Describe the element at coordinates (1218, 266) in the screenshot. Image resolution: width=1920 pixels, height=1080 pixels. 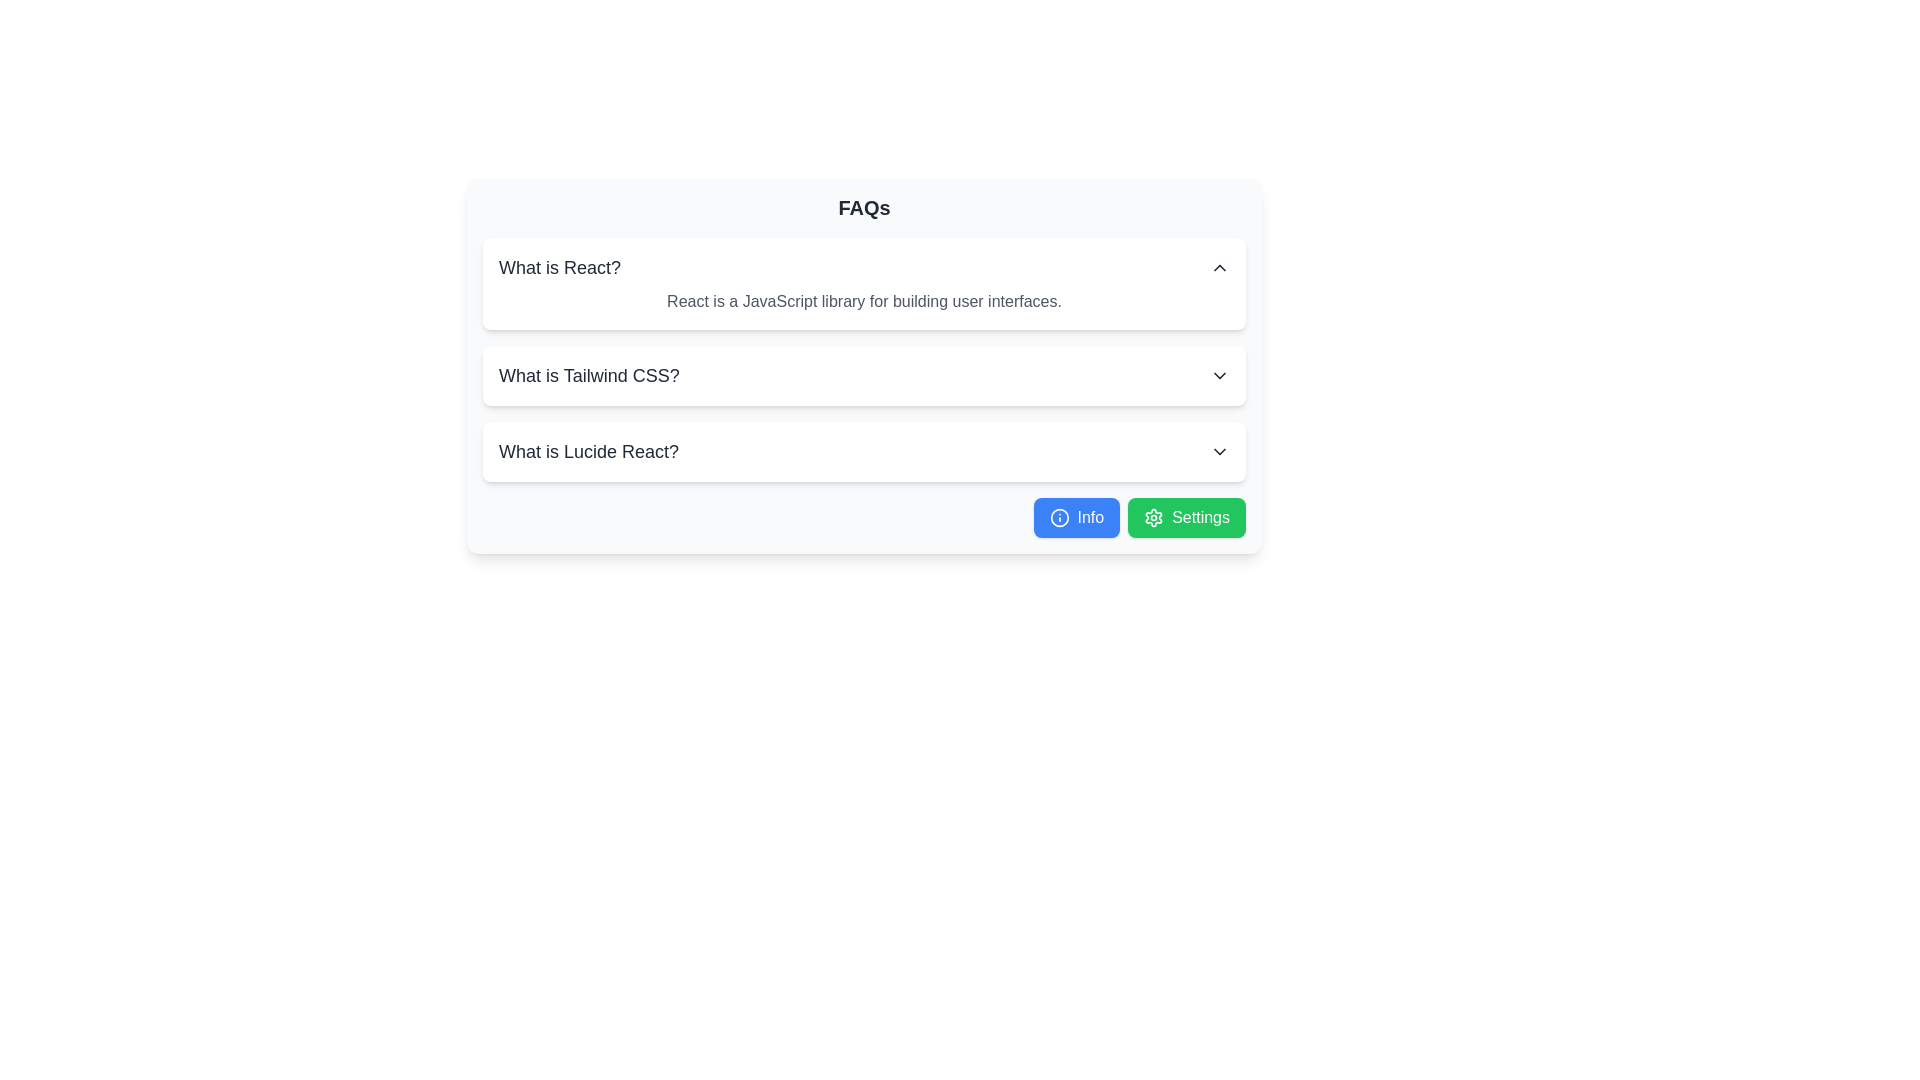
I see `the small upward arrow icon in the FAQ item labeled 'What is React?'` at that location.